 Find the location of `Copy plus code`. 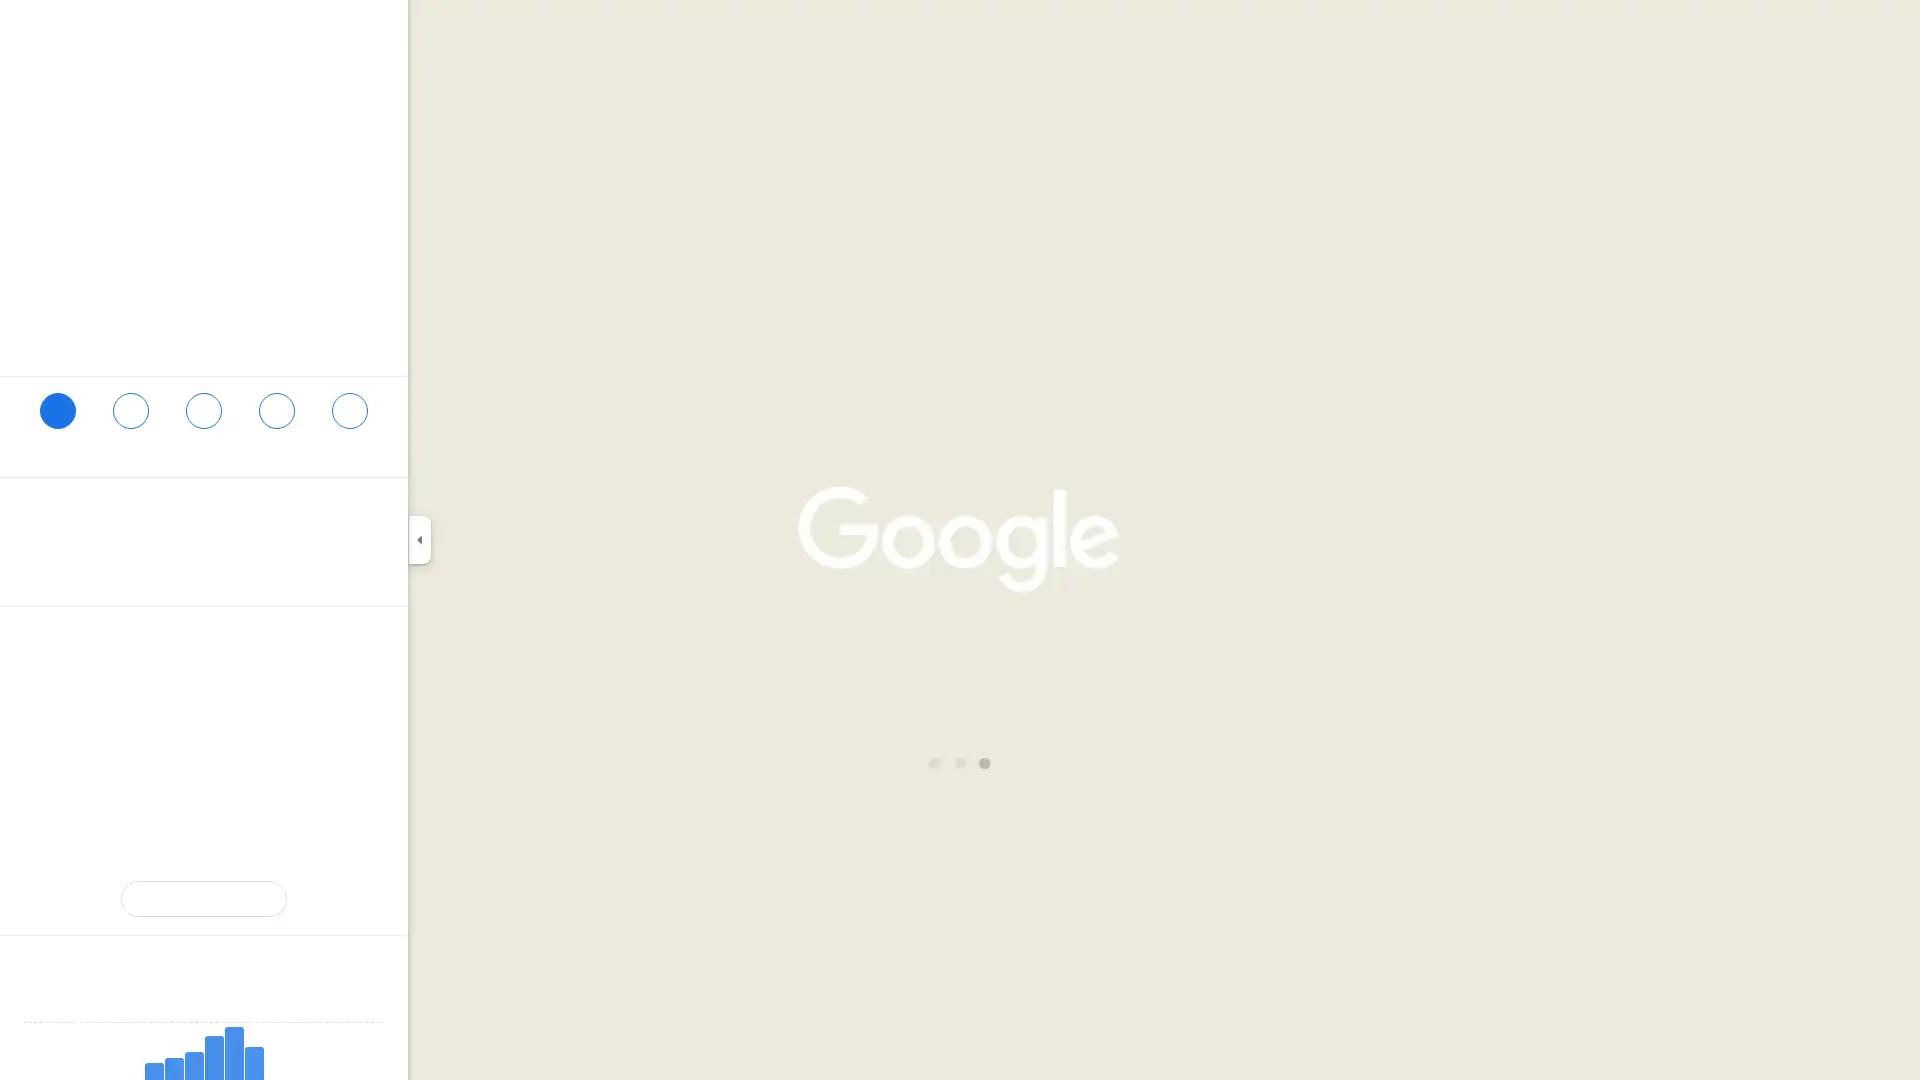

Copy plus code is located at coordinates (344, 782).